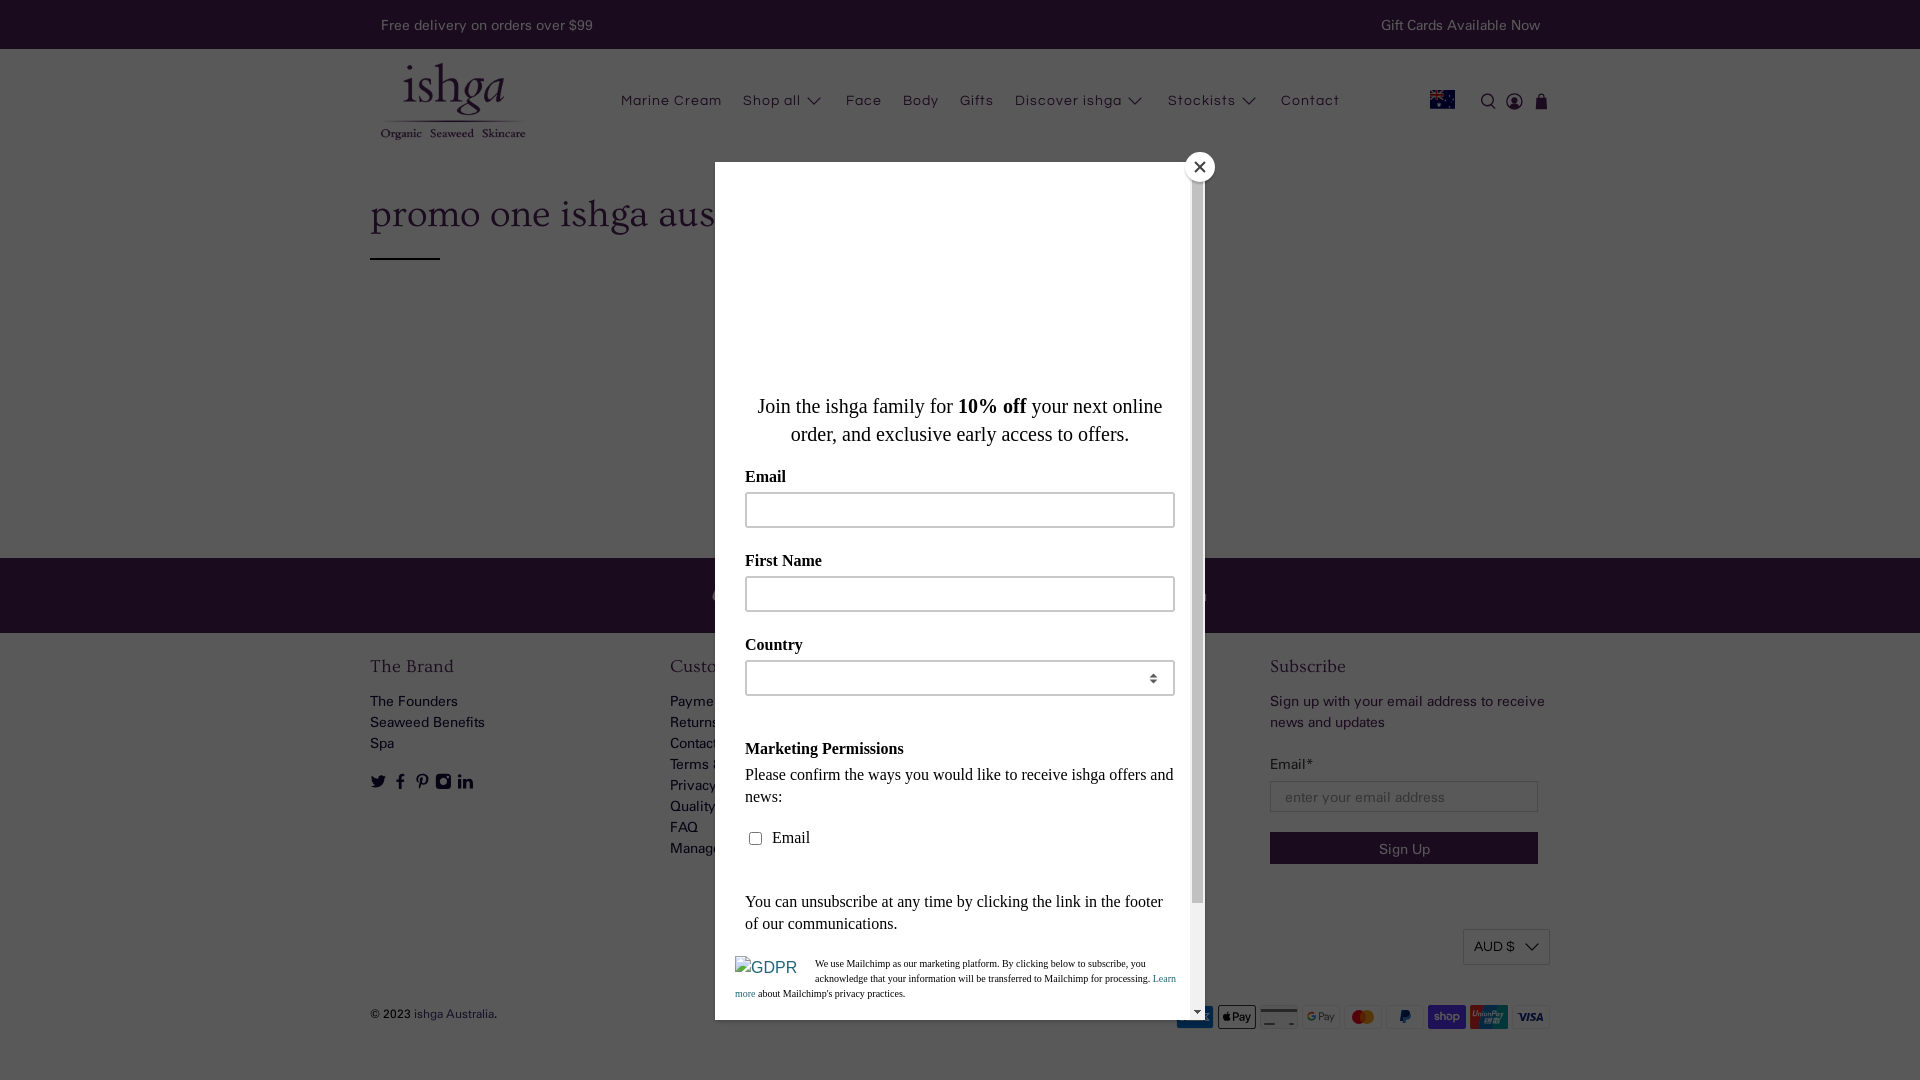 The width and height of the screenshot is (1920, 1080). I want to click on 'The Founders', so click(412, 699).